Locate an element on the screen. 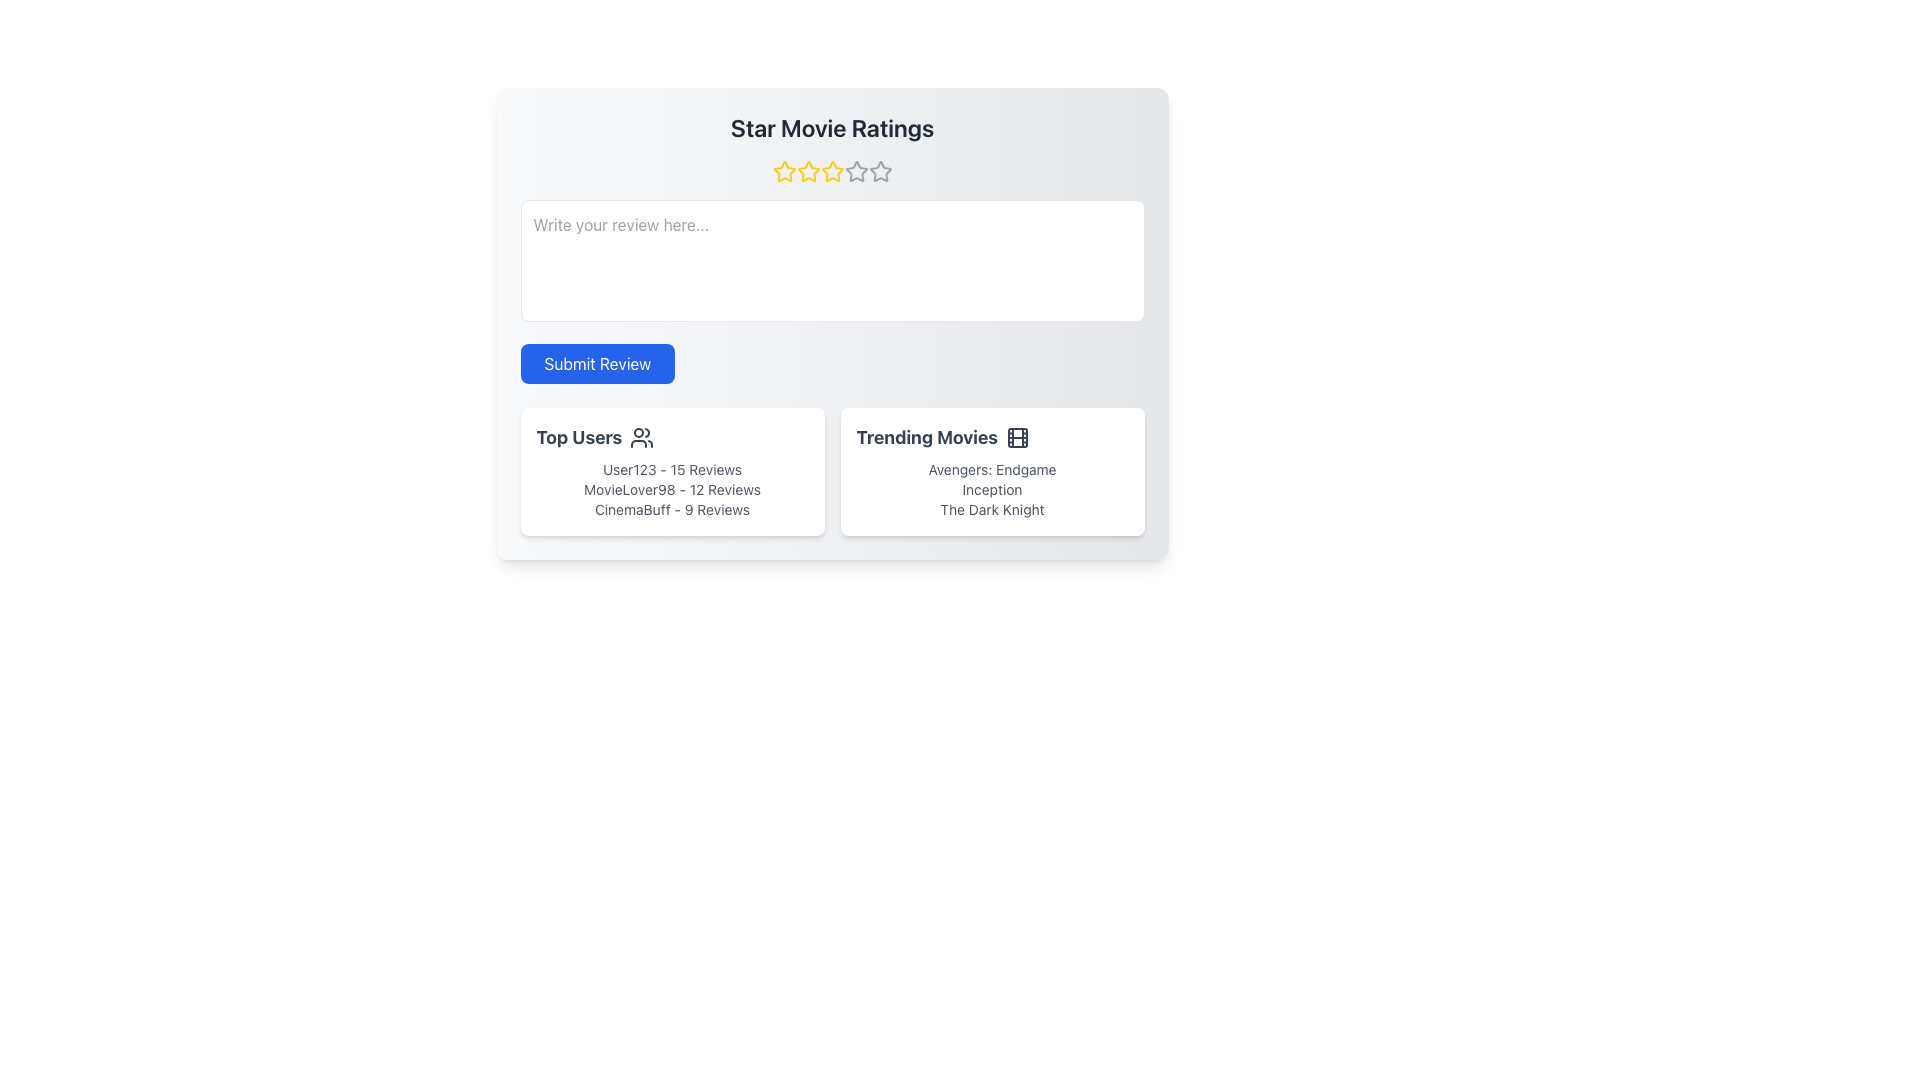 This screenshot has height=1080, width=1920. 'Trending Movies' card located in the bottom right corner of the grid layout to view the movie list including 'Avengers: Endgame', 'Inception', and 'The Dark Knight' is located at coordinates (992, 471).